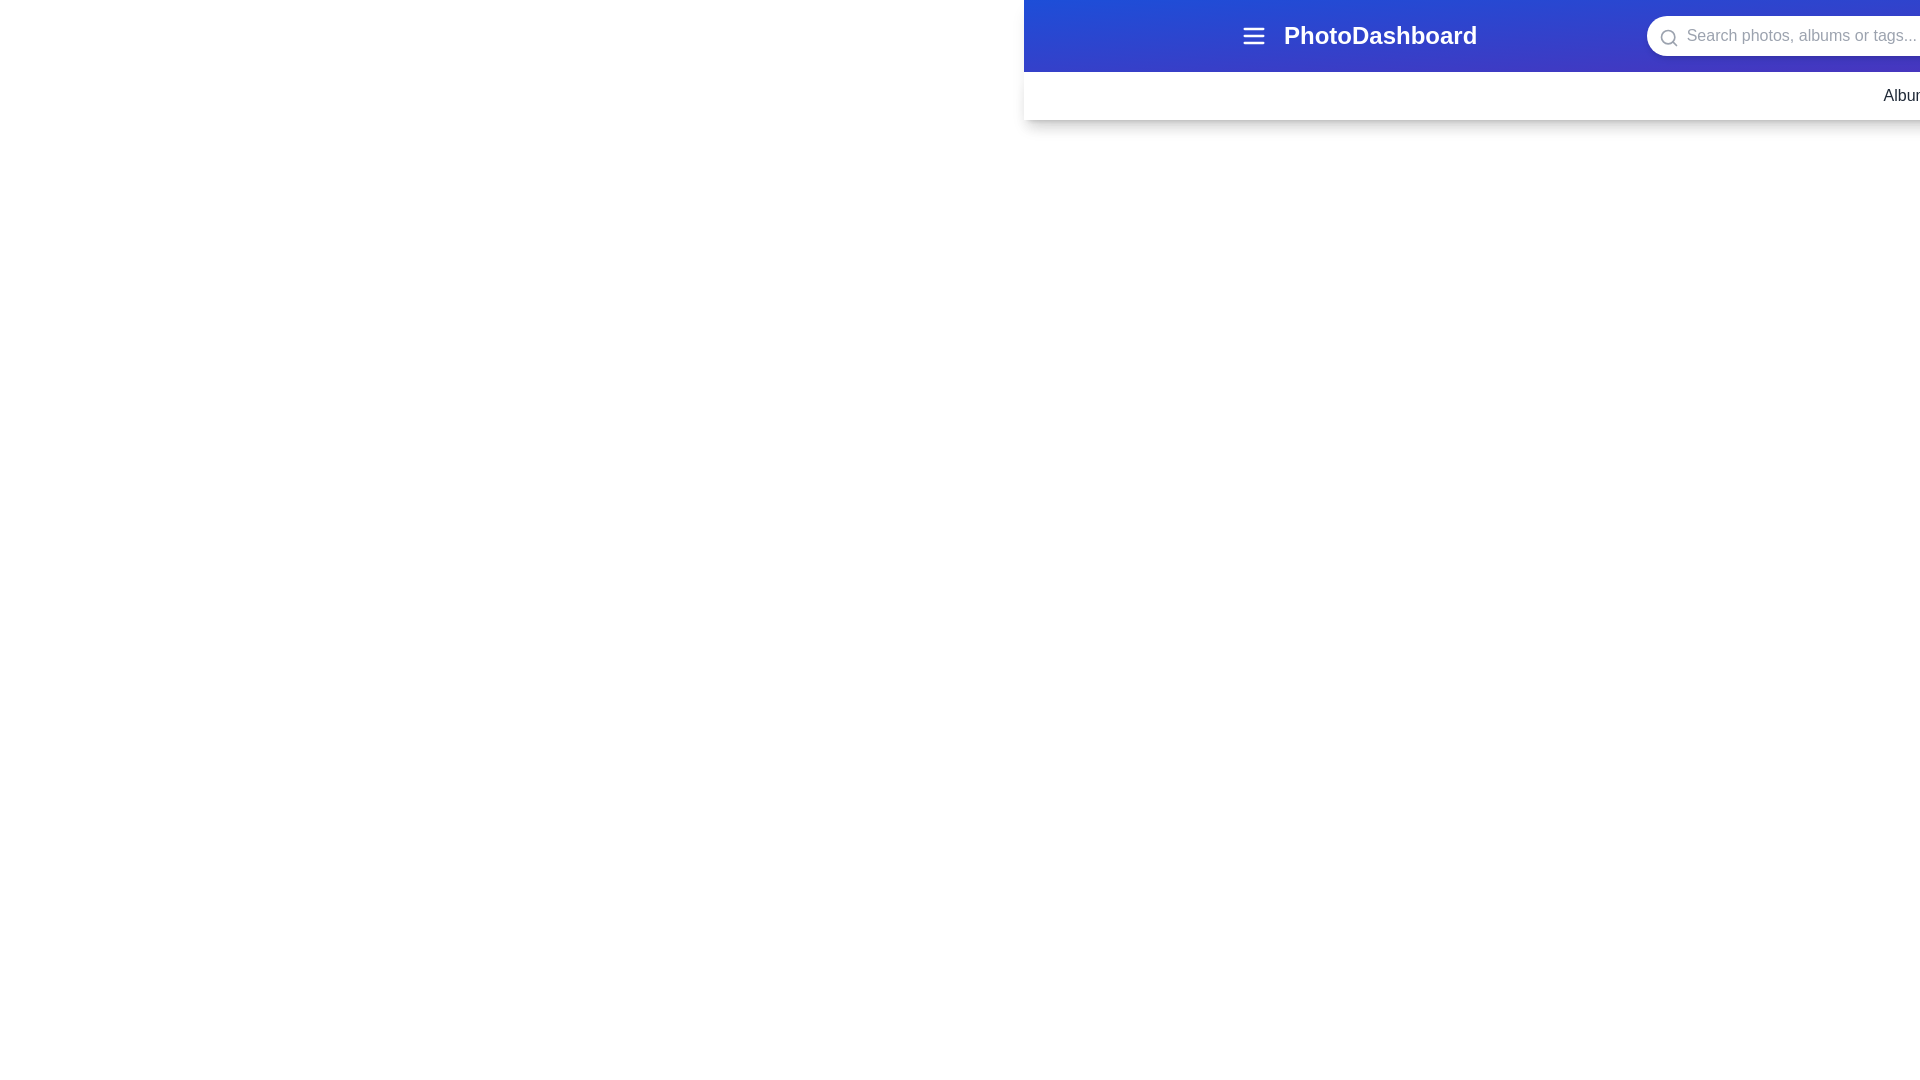 The height and width of the screenshot is (1080, 1920). What do you see at coordinates (1909, 96) in the screenshot?
I see `the navigation item Albums to navigate to the corresponding section` at bounding box center [1909, 96].